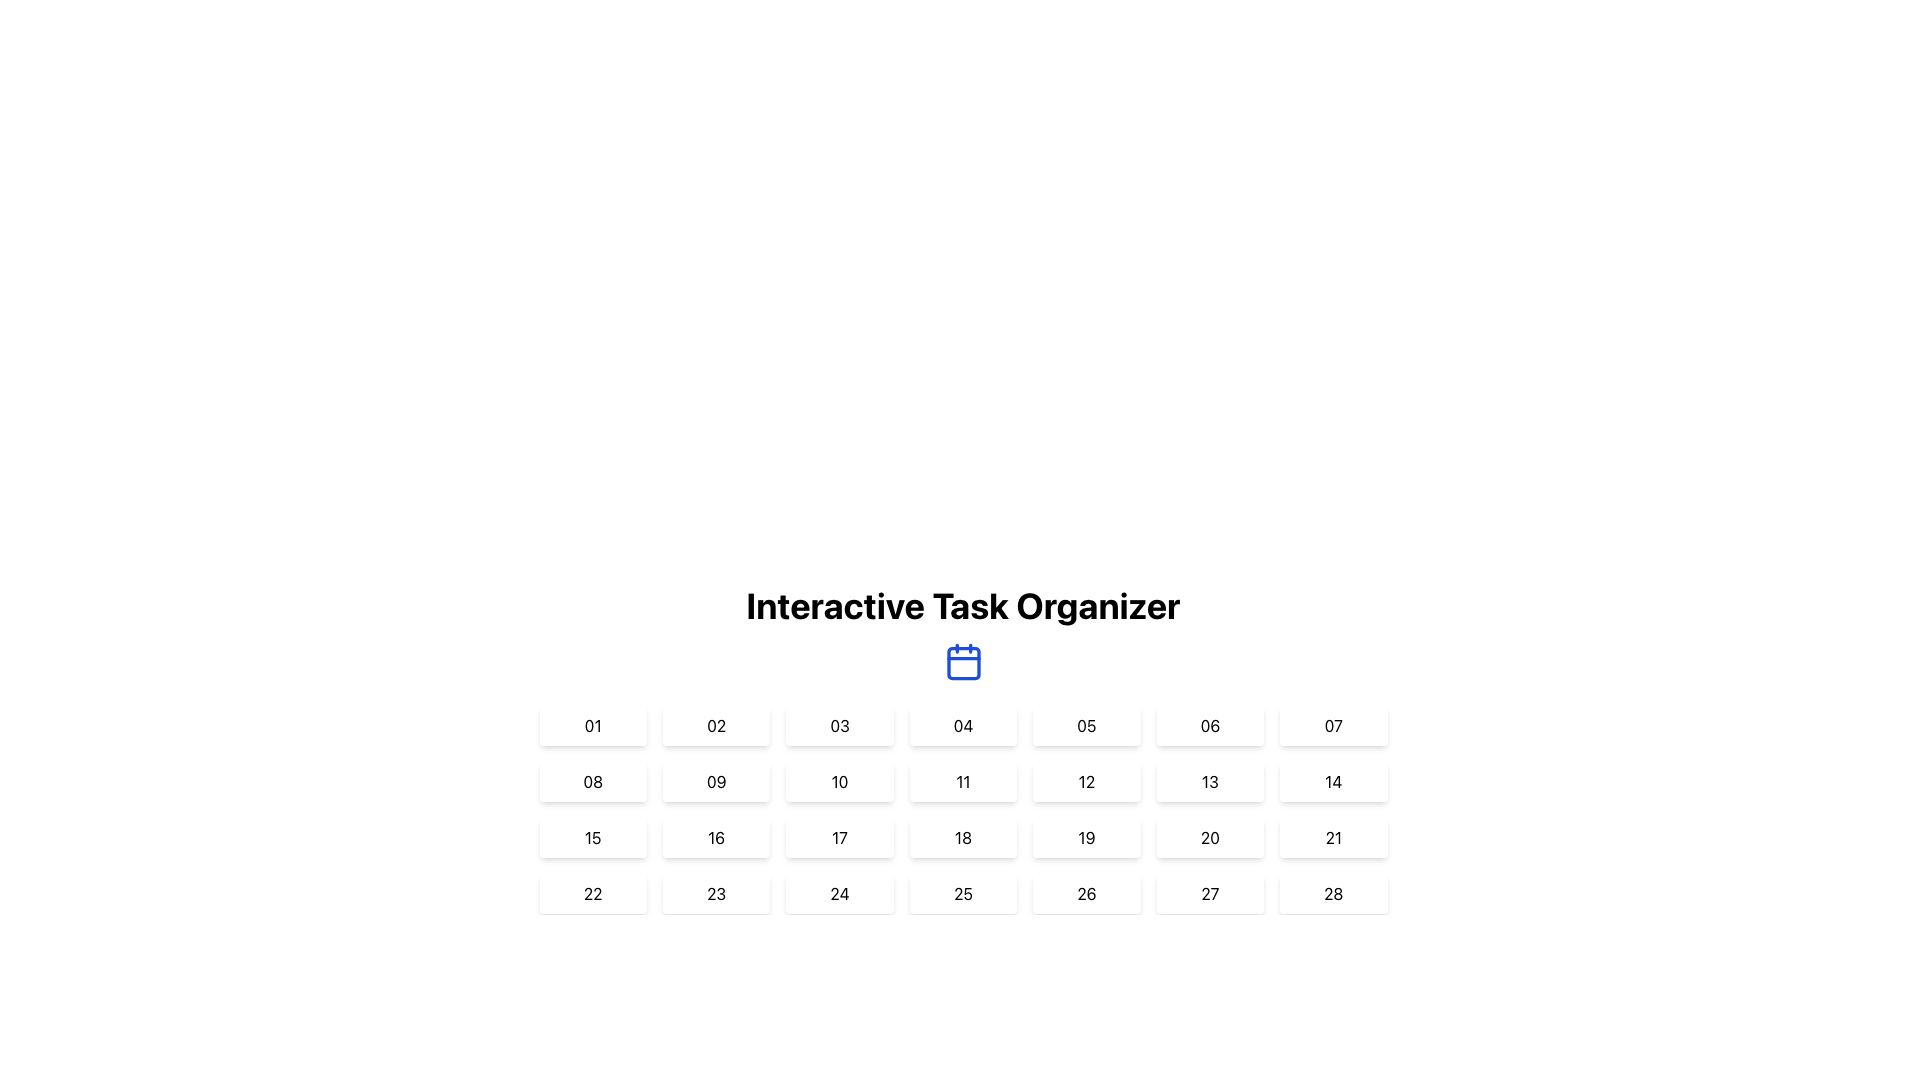  I want to click on the button located in the second row, fourth column of the grid layout, so click(963, 781).